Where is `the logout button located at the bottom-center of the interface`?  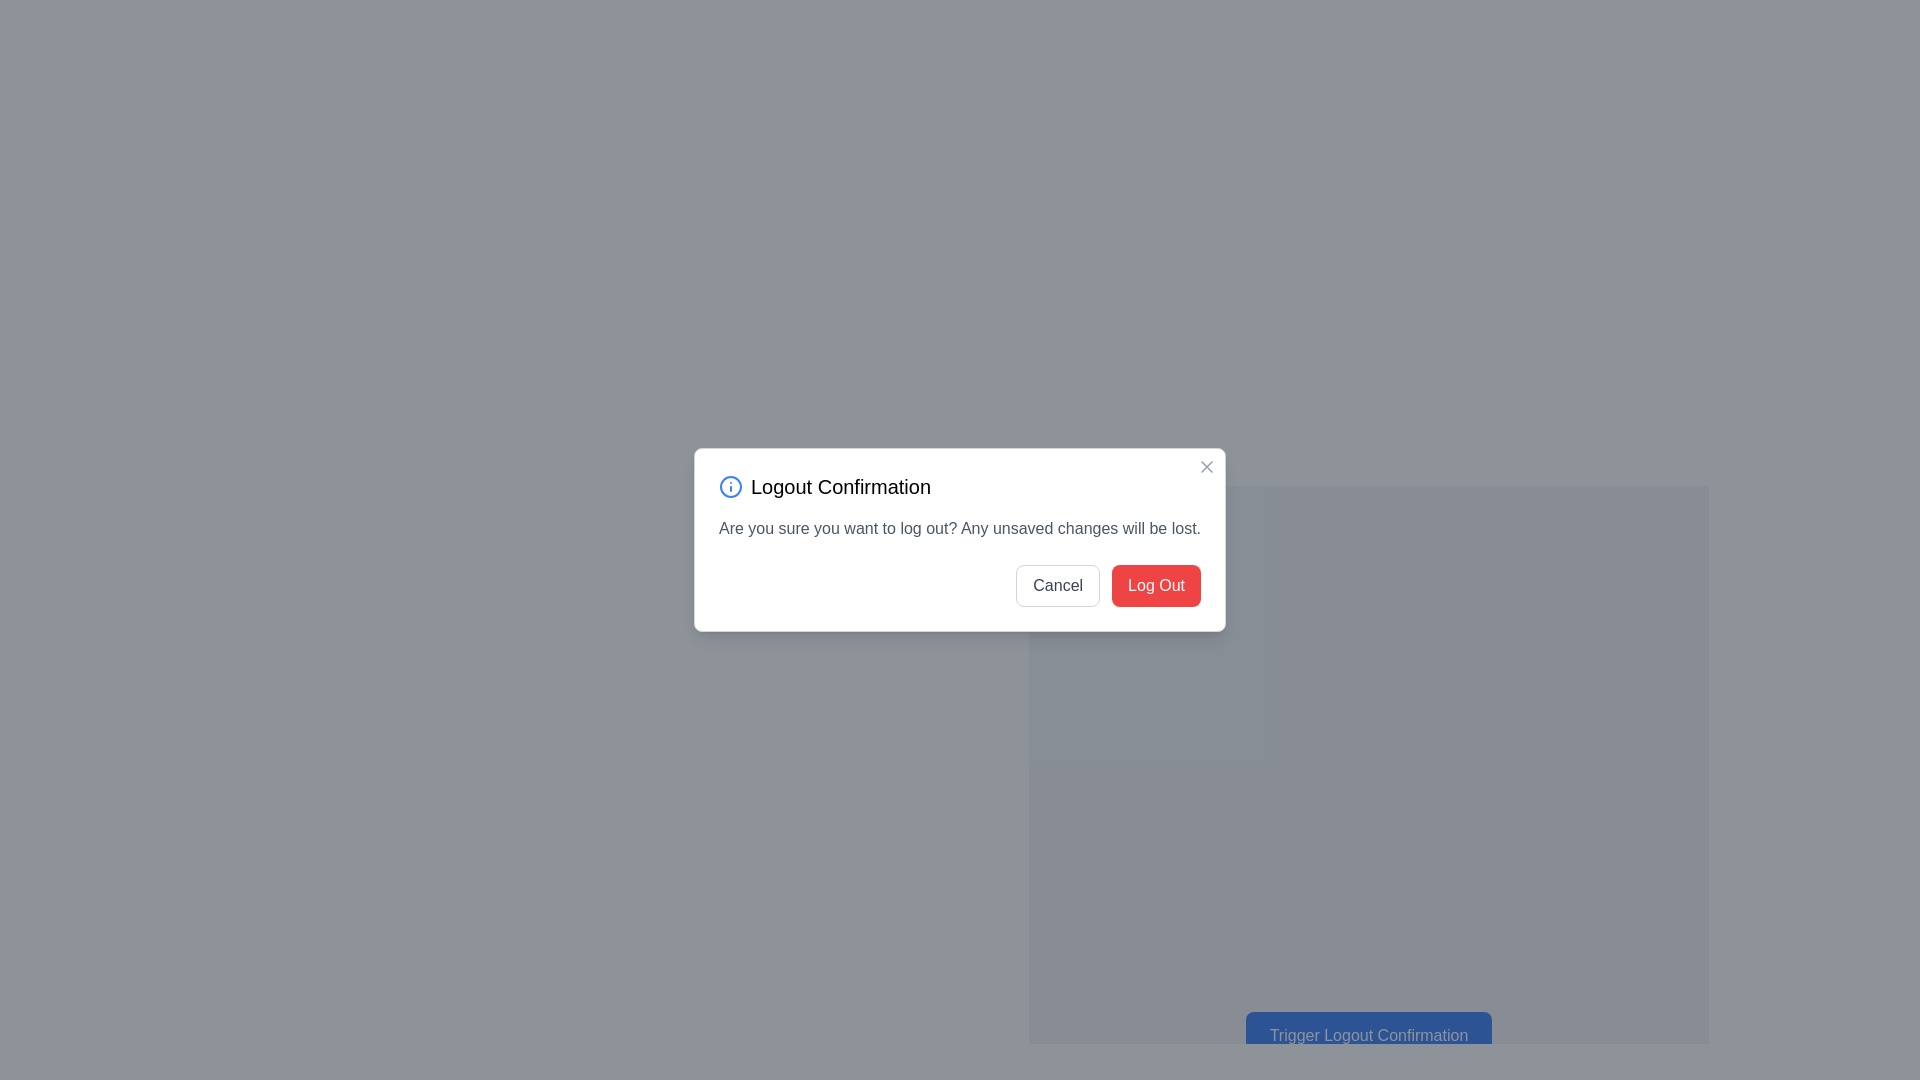
the logout button located at the bottom-center of the interface is located at coordinates (1367, 1026).